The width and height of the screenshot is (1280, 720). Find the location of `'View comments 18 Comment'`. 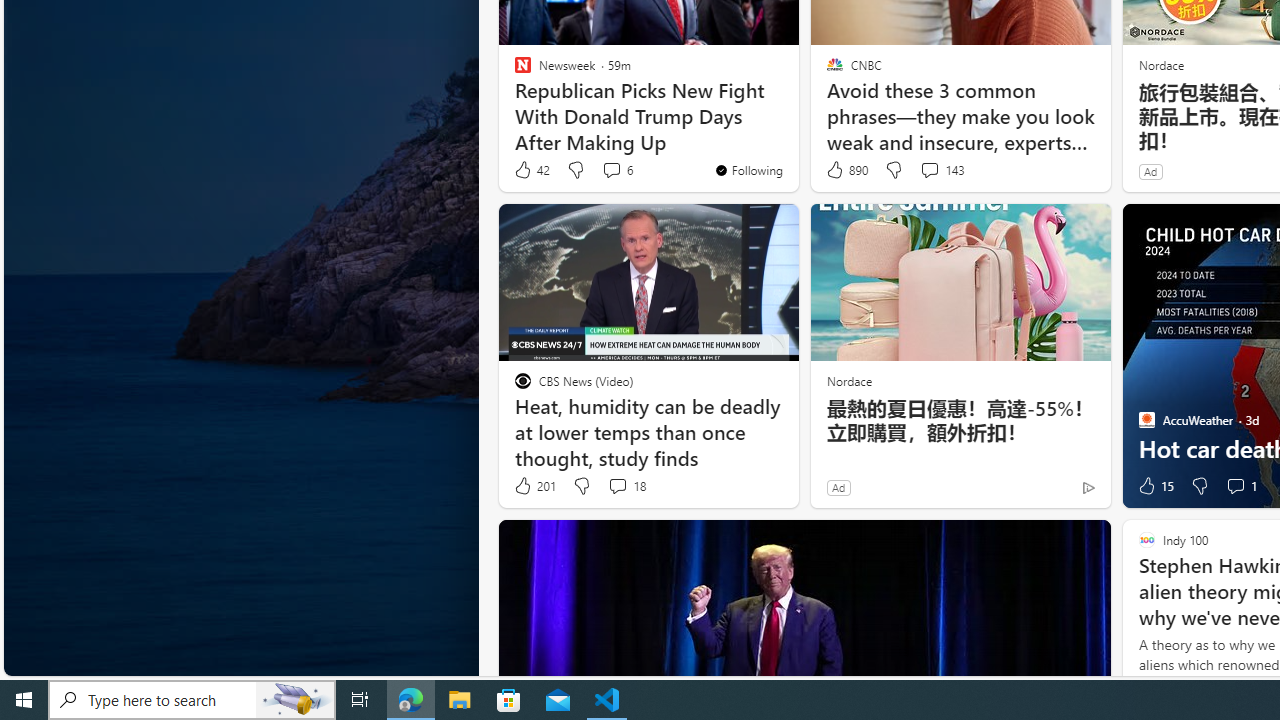

'View comments 18 Comment' is located at coordinates (625, 486).